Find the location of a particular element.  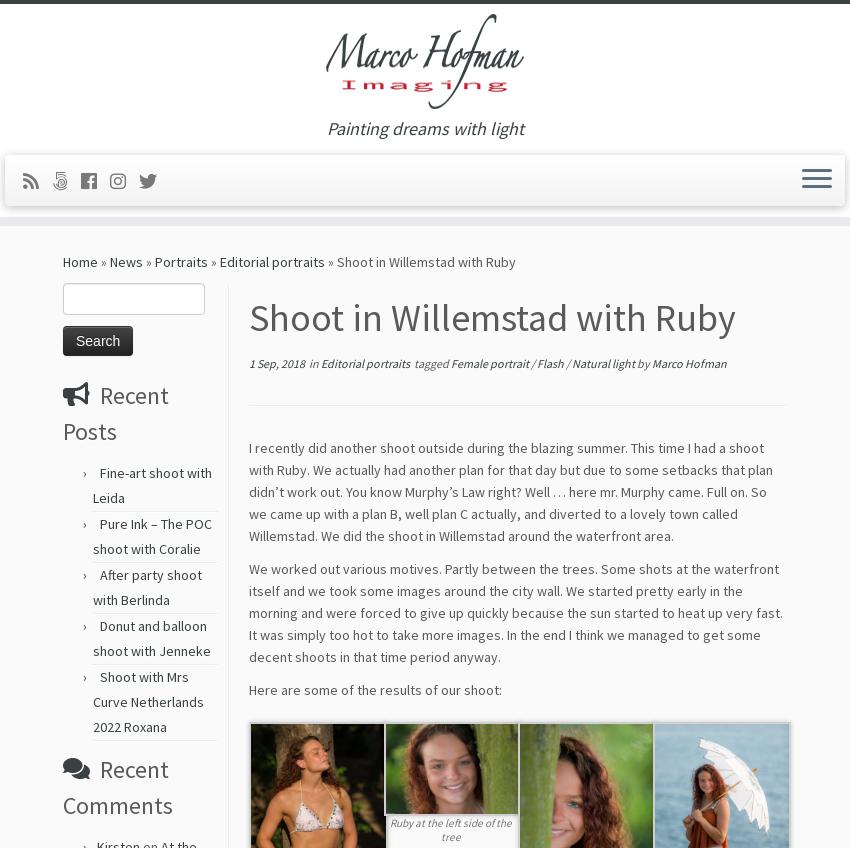

'After party shoot with Berlinda' is located at coordinates (147, 594).